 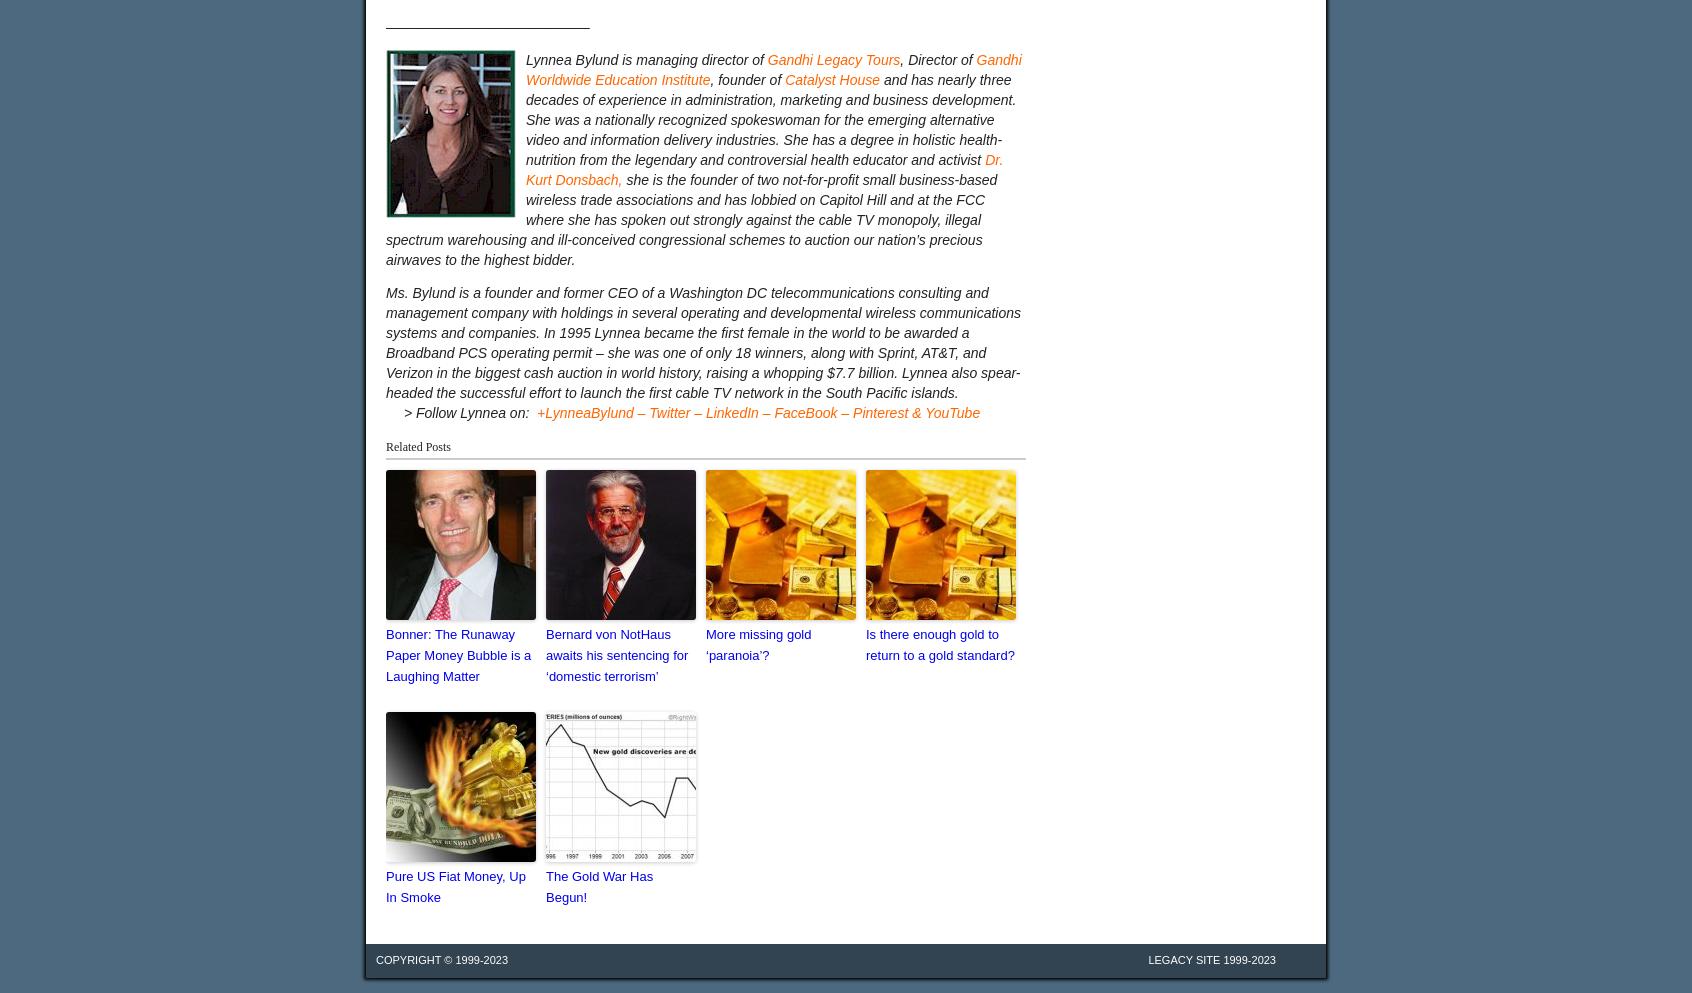 What do you see at coordinates (805, 411) in the screenshot?
I see `'FaceBook'` at bounding box center [805, 411].